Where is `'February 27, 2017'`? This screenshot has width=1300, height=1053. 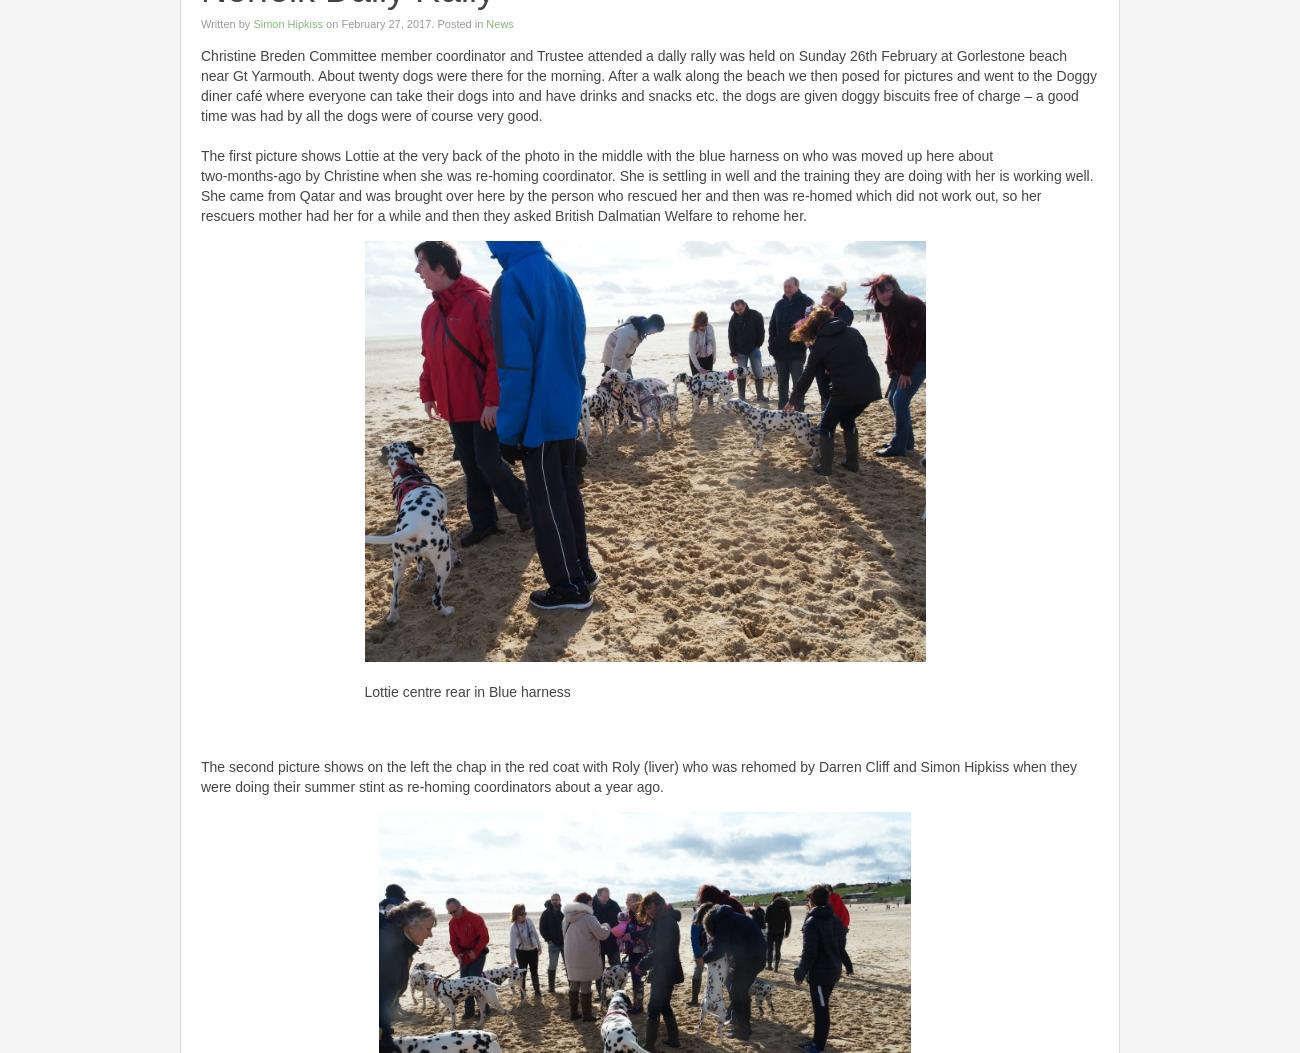 'February 27, 2017' is located at coordinates (385, 22).